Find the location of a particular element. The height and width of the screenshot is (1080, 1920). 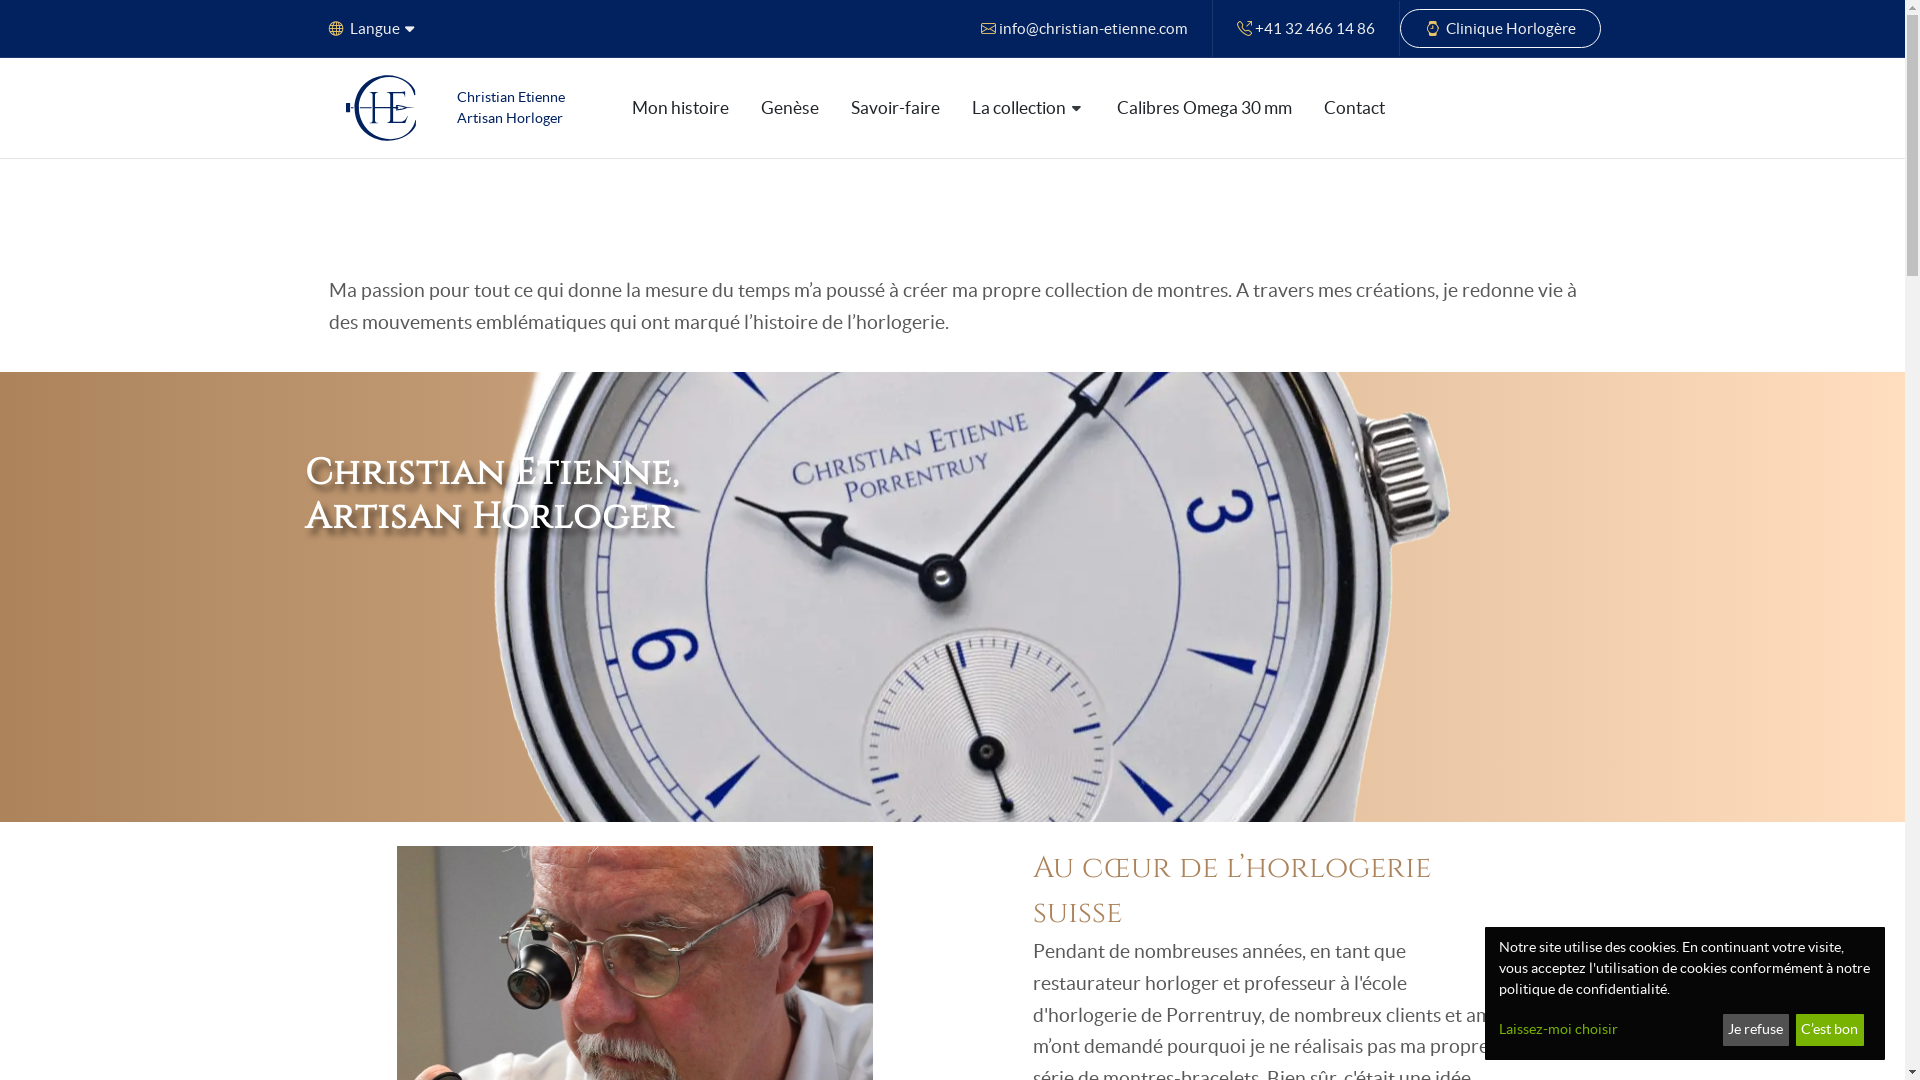

'Contact' is located at coordinates (1353, 108).